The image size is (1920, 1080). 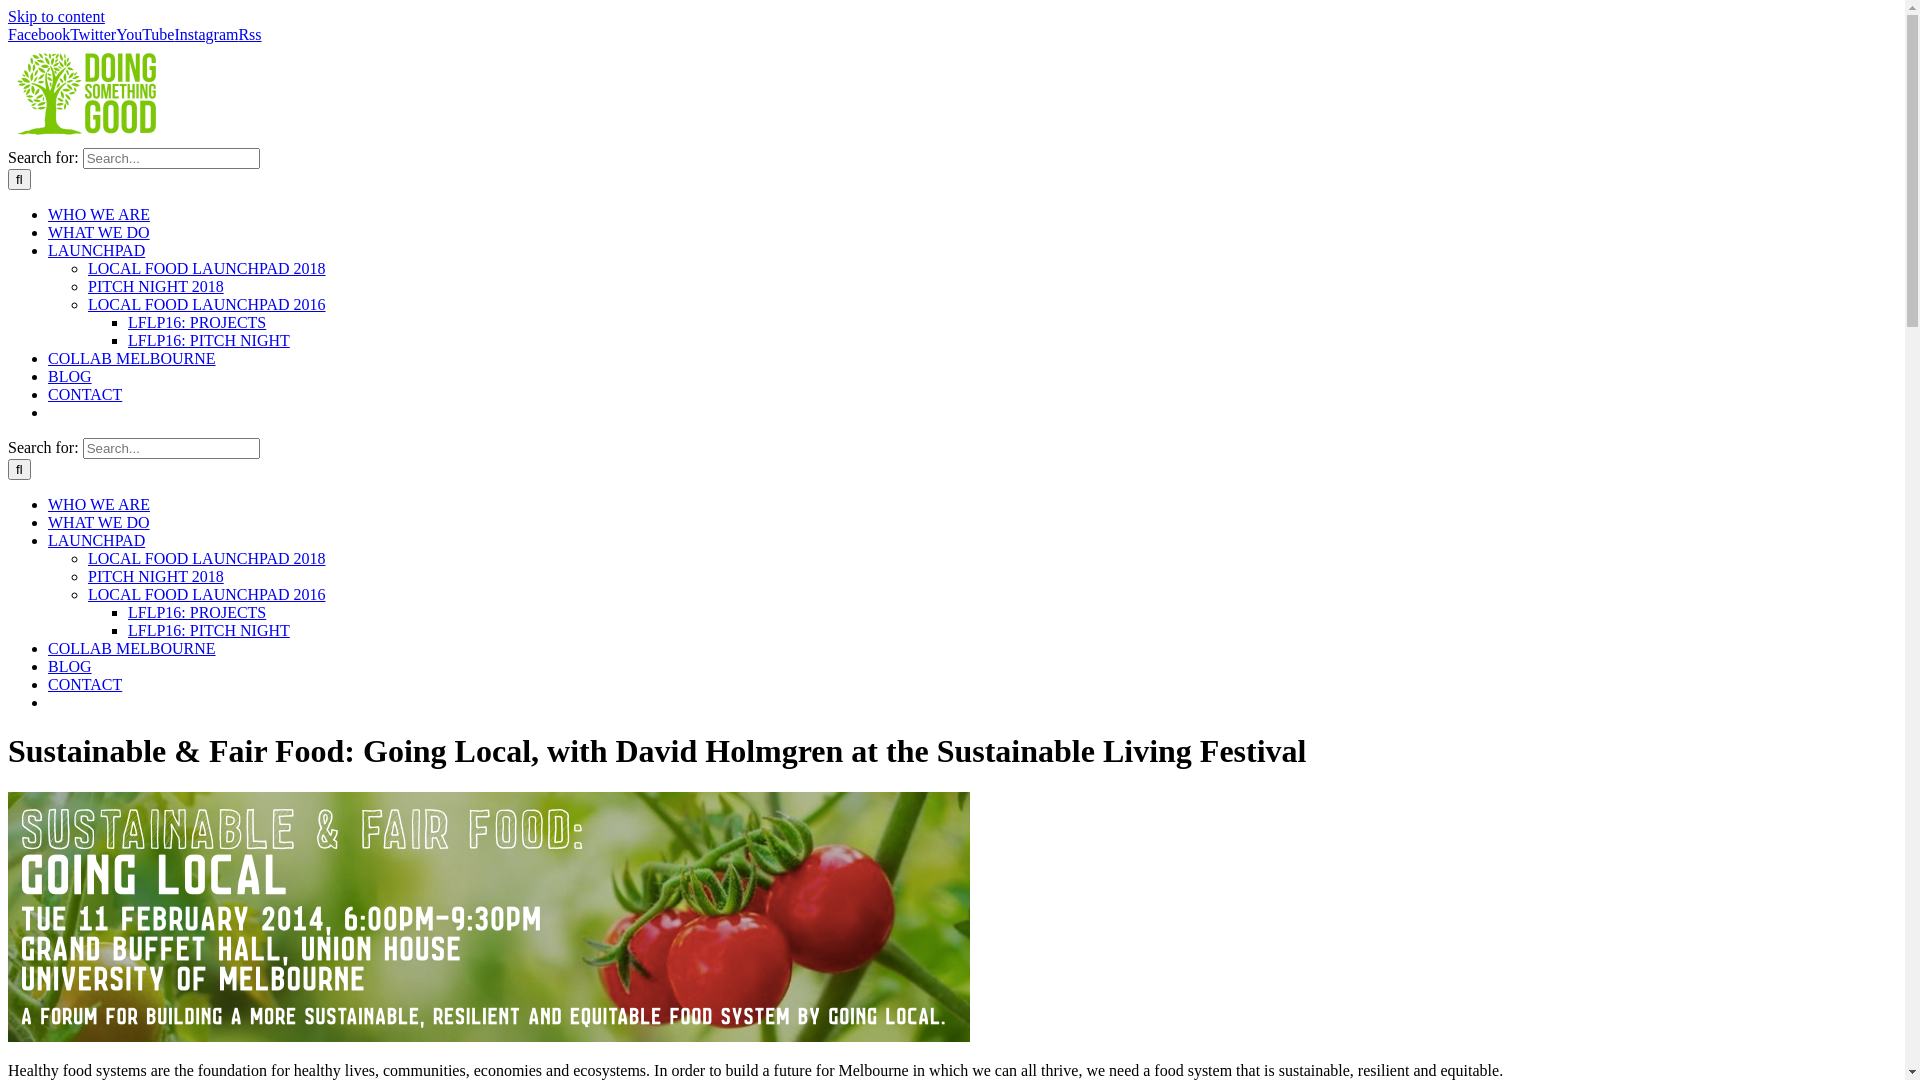 What do you see at coordinates (131, 357) in the screenshot?
I see `'COLLAB MELBOURNE'` at bounding box center [131, 357].